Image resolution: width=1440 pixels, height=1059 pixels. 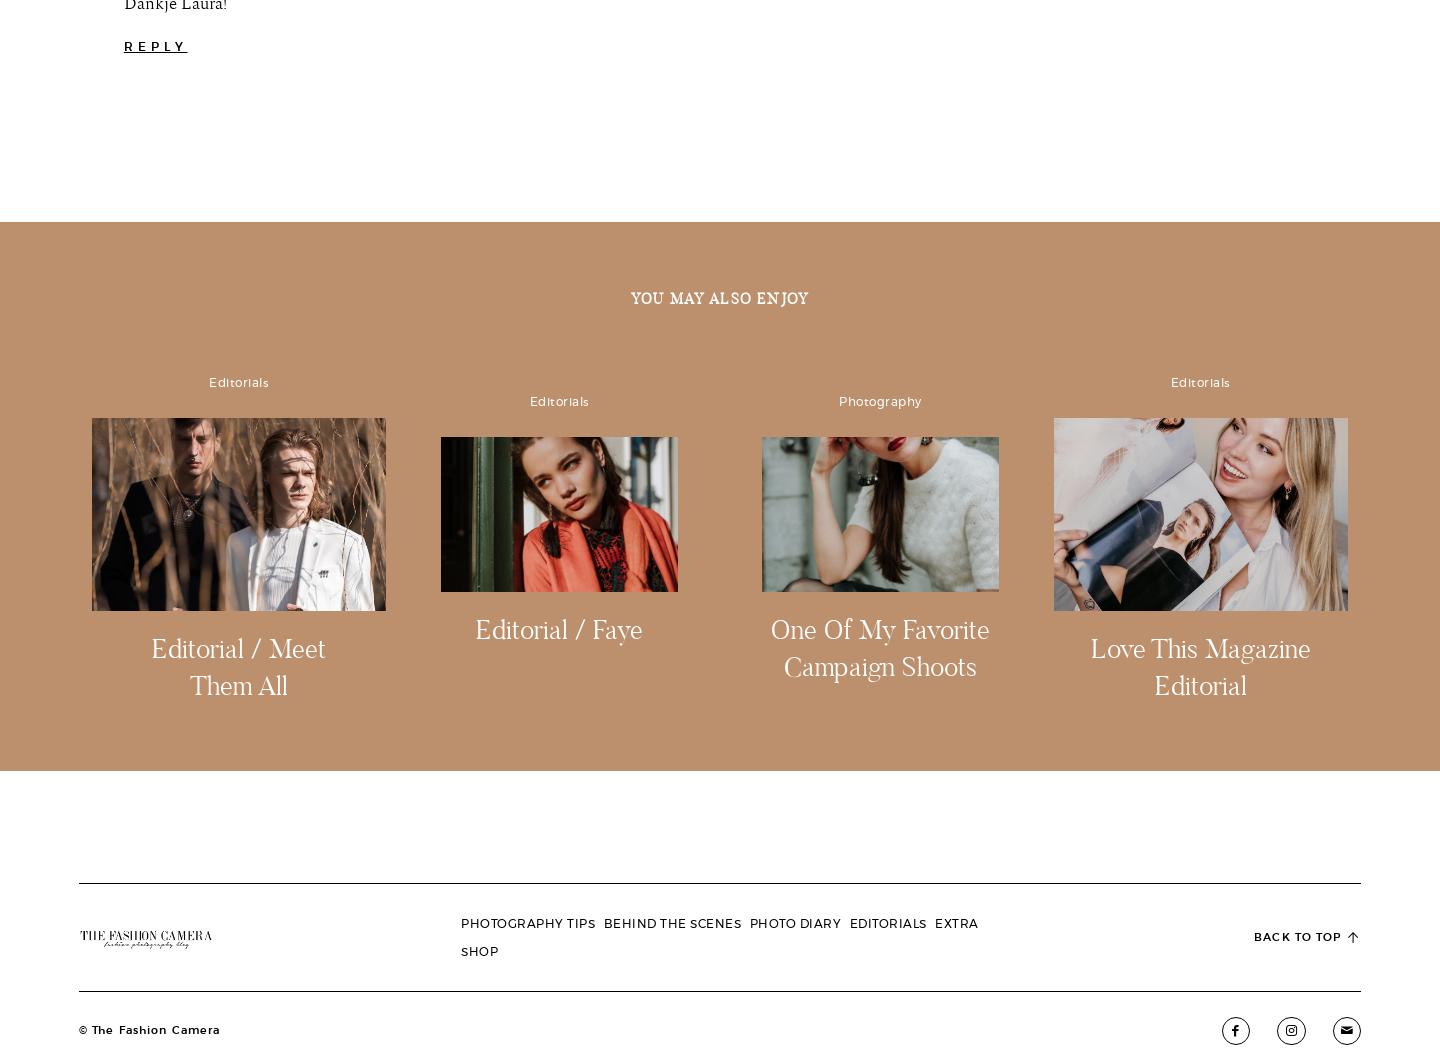 What do you see at coordinates (479, 645) in the screenshot?
I see `'Shop'` at bounding box center [479, 645].